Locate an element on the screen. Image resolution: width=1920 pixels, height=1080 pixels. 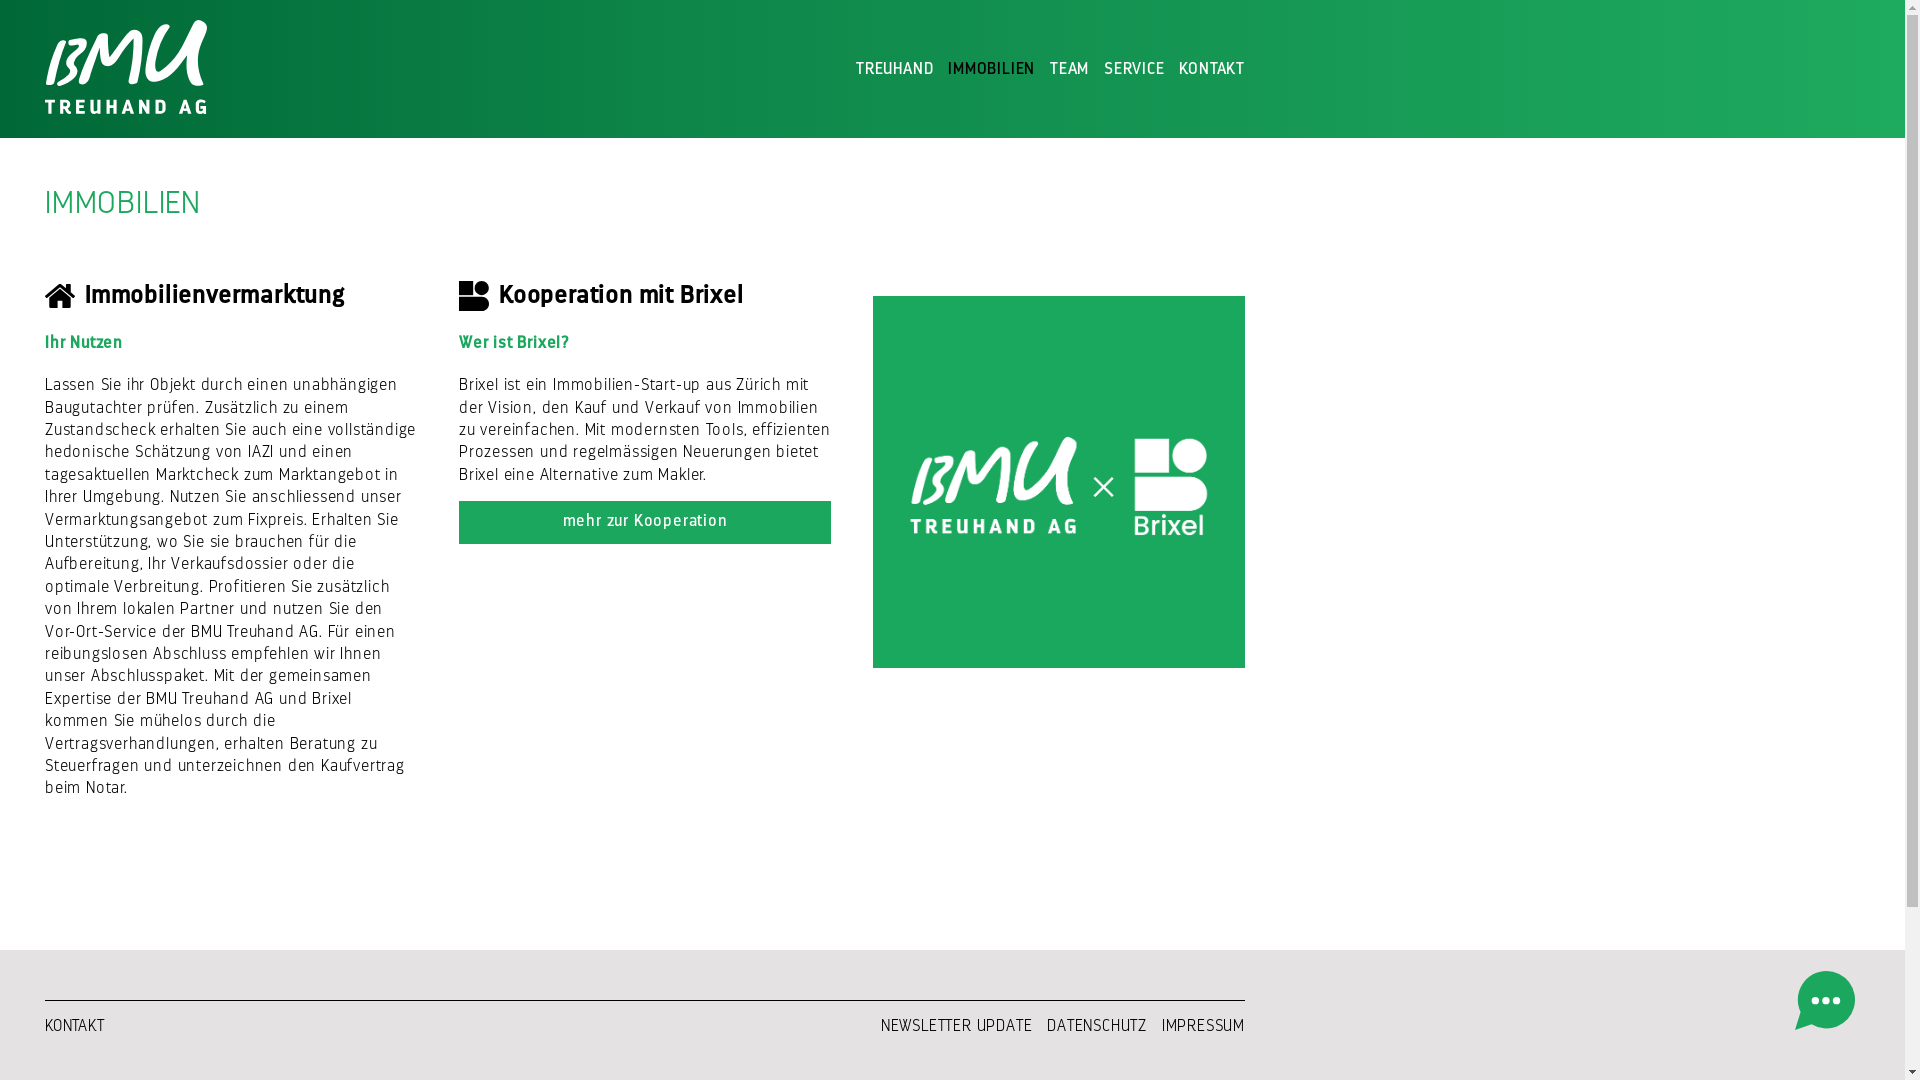
'KONTAKT' is located at coordinates (75, 1025).